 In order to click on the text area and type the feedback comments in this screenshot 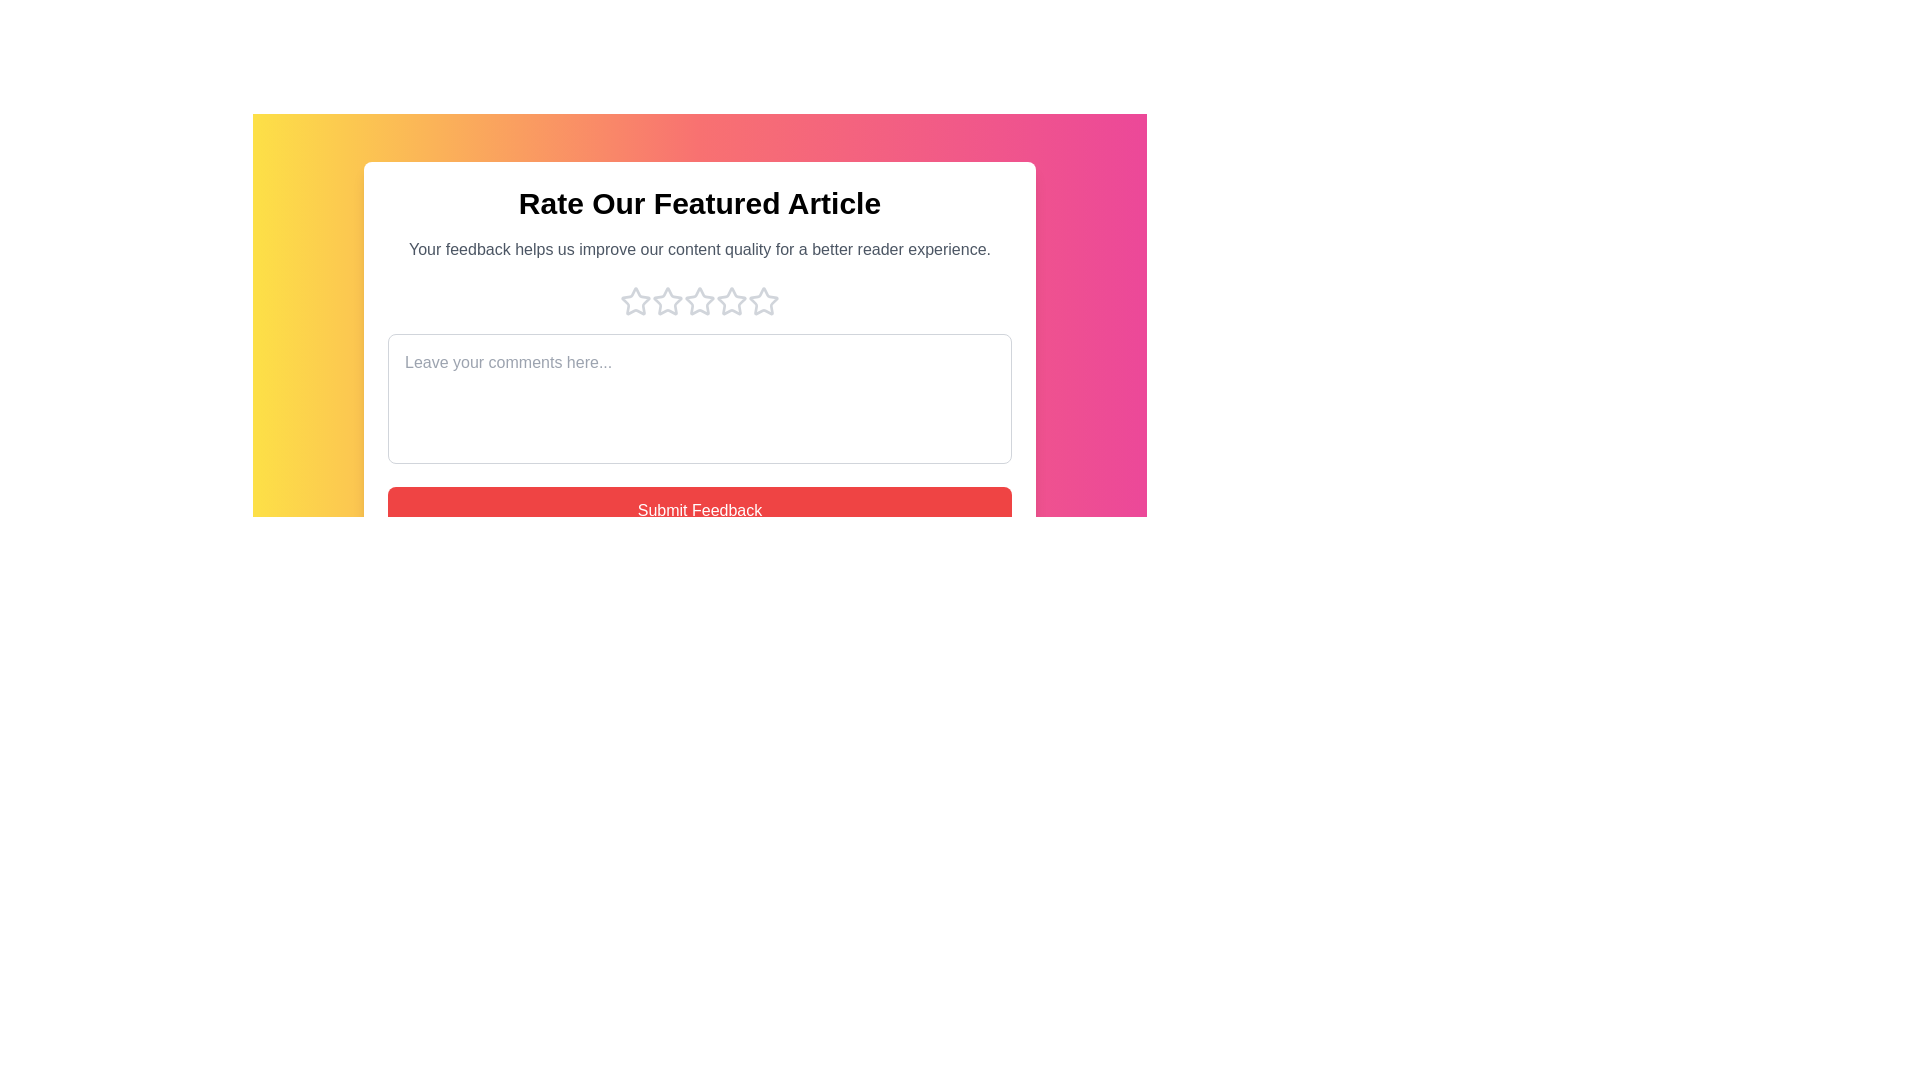, I will do `click(700, 398)`.